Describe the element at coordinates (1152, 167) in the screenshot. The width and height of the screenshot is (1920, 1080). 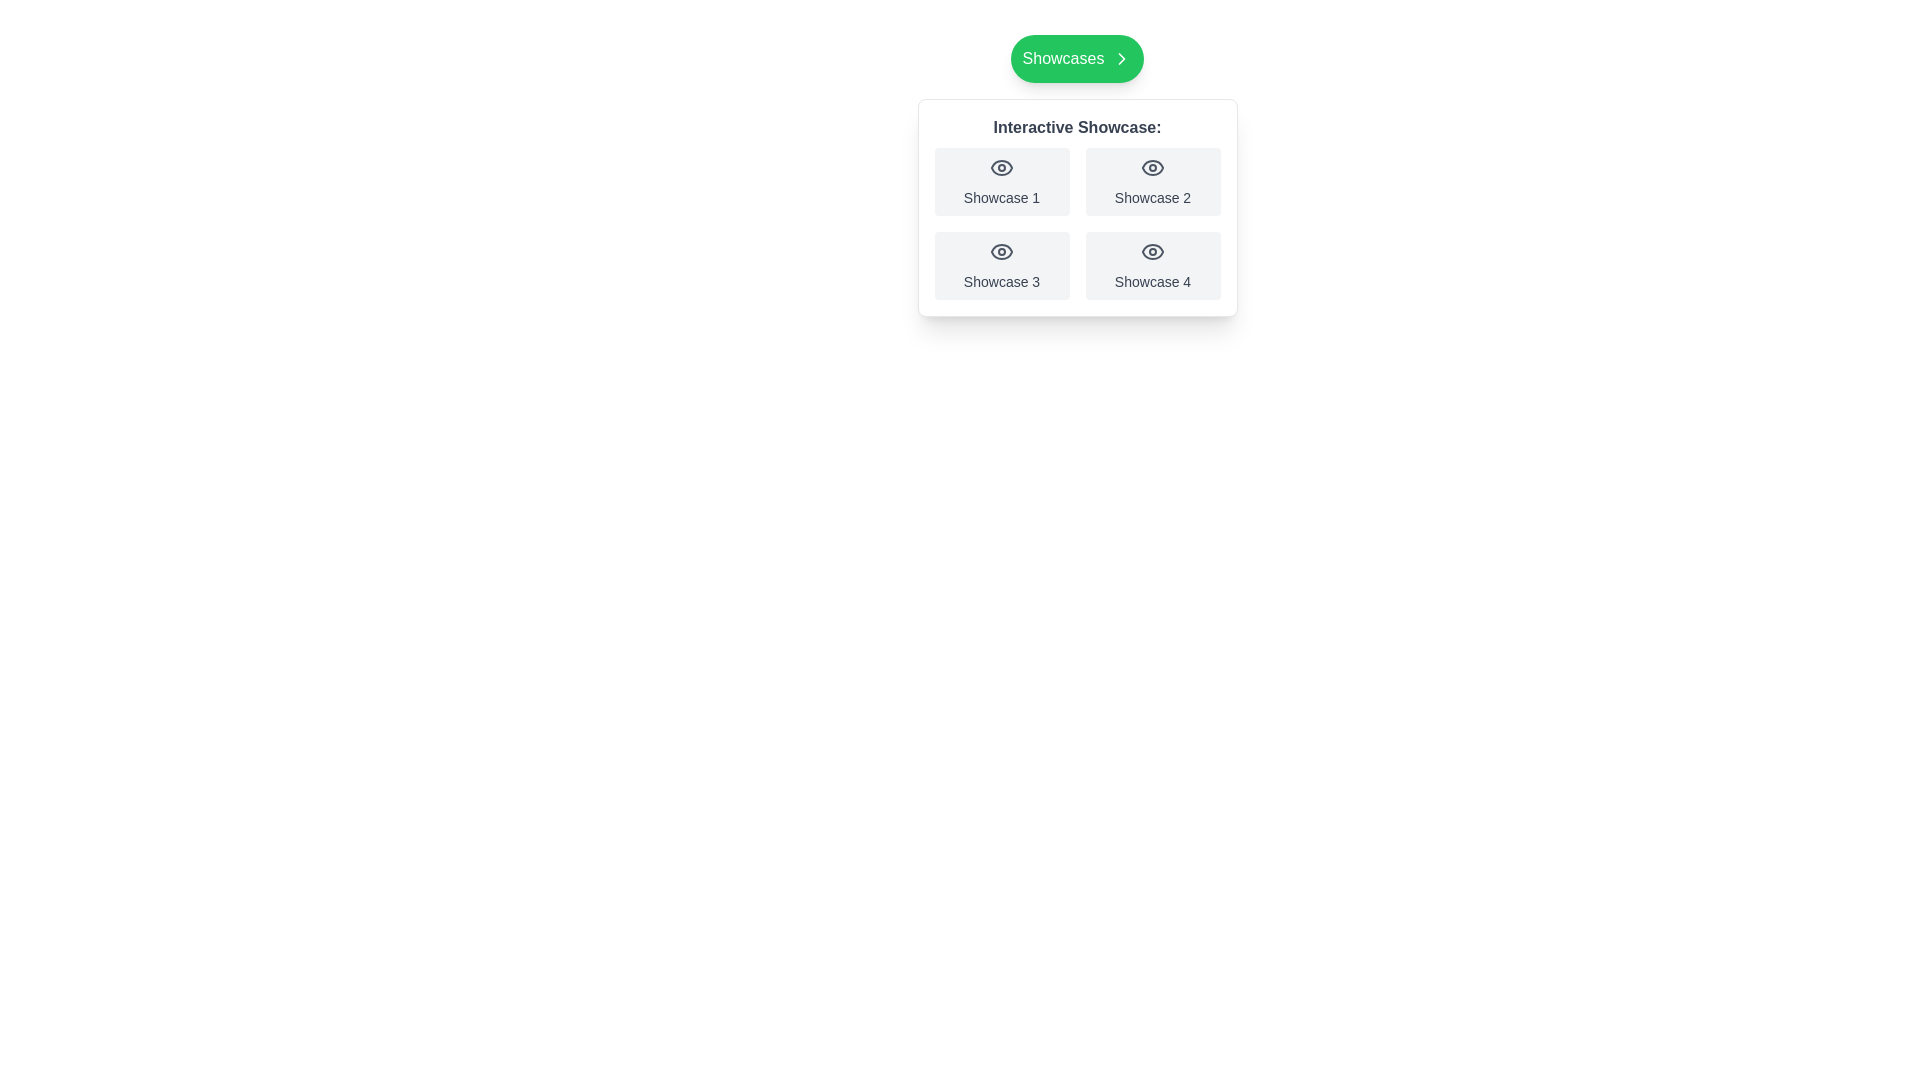
I see `the 'Showcase 2' icon located in the upper-right quadrant of the interactive showcase section` at that location.